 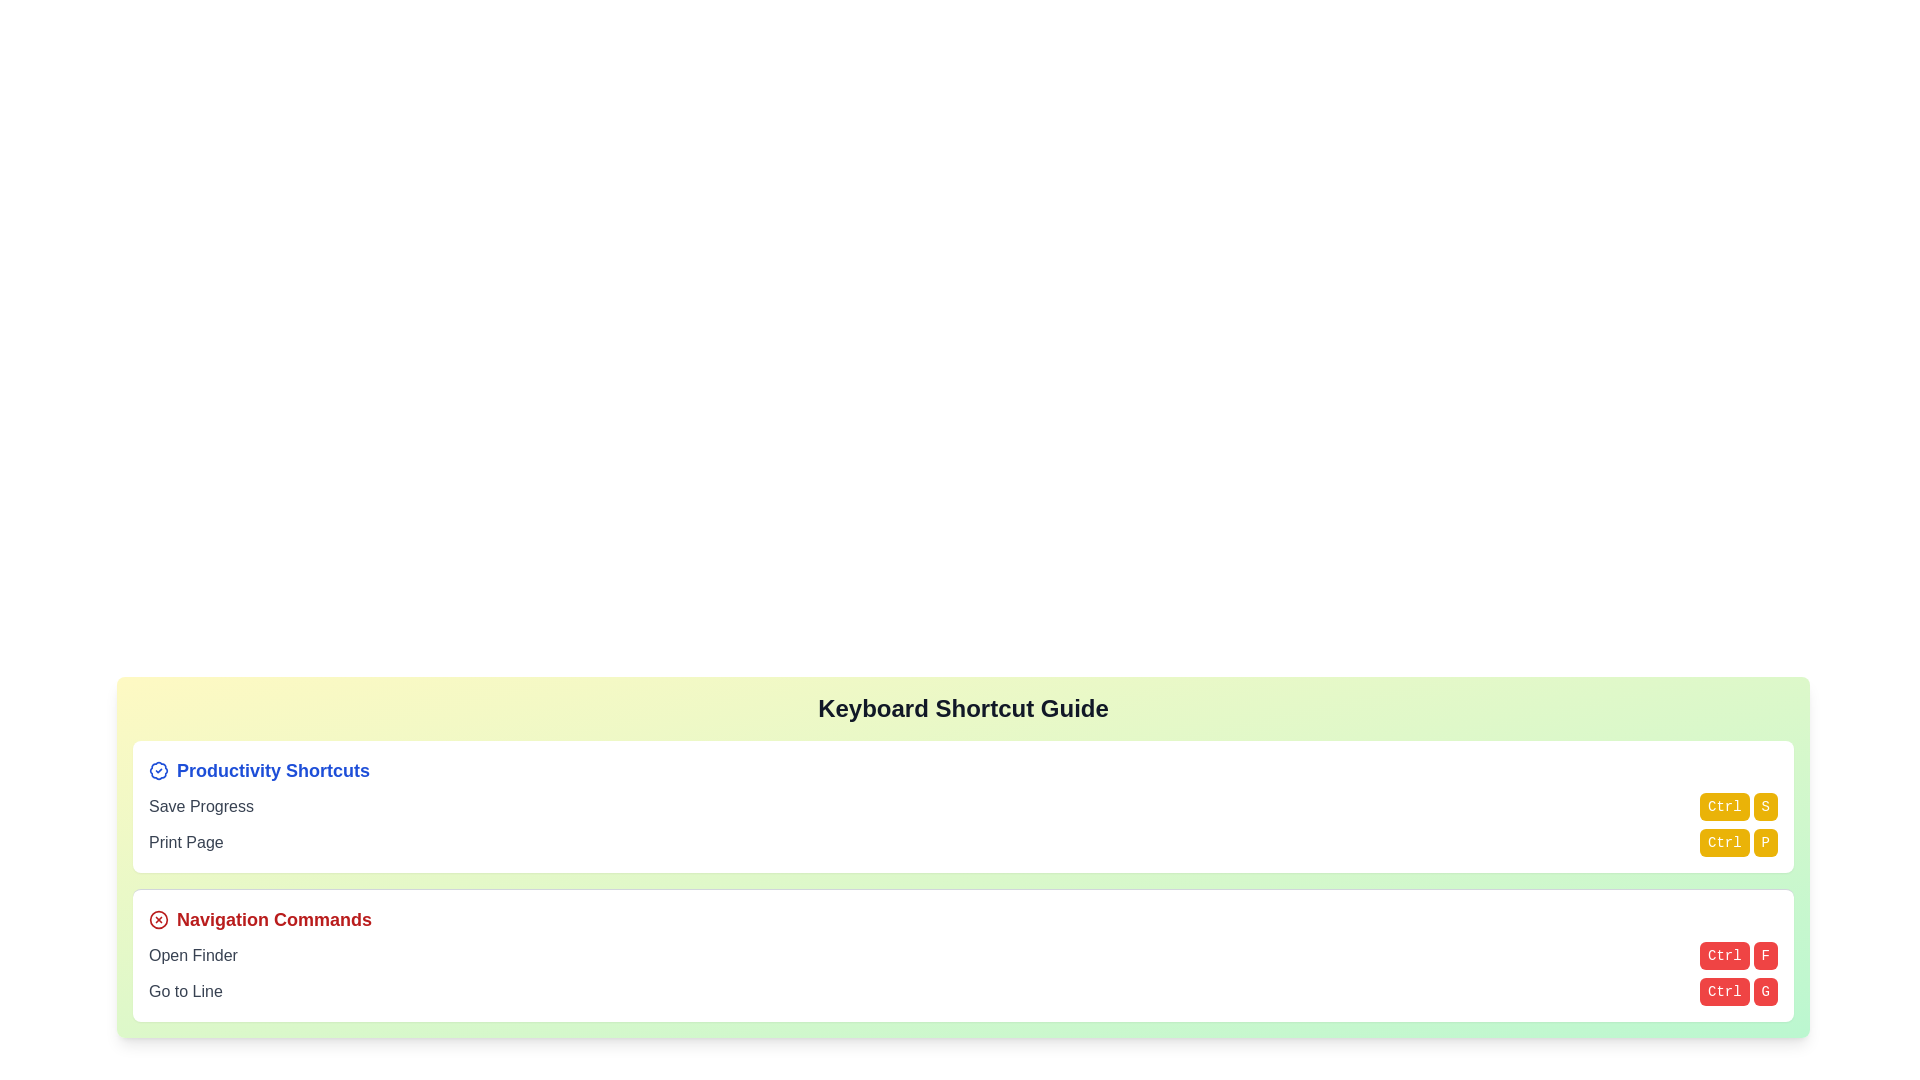 What do you see at coordinates (1736, 843) in the screenshot?
I see `the 'Ctrl' and 'P' Keyboard Shortcut Indicator button located in the second row of the first group under 'Productivity Shortcuts', positioned in the far right of the row adjacent to the 'Print Page' label` at bounding box center [1736, 843].